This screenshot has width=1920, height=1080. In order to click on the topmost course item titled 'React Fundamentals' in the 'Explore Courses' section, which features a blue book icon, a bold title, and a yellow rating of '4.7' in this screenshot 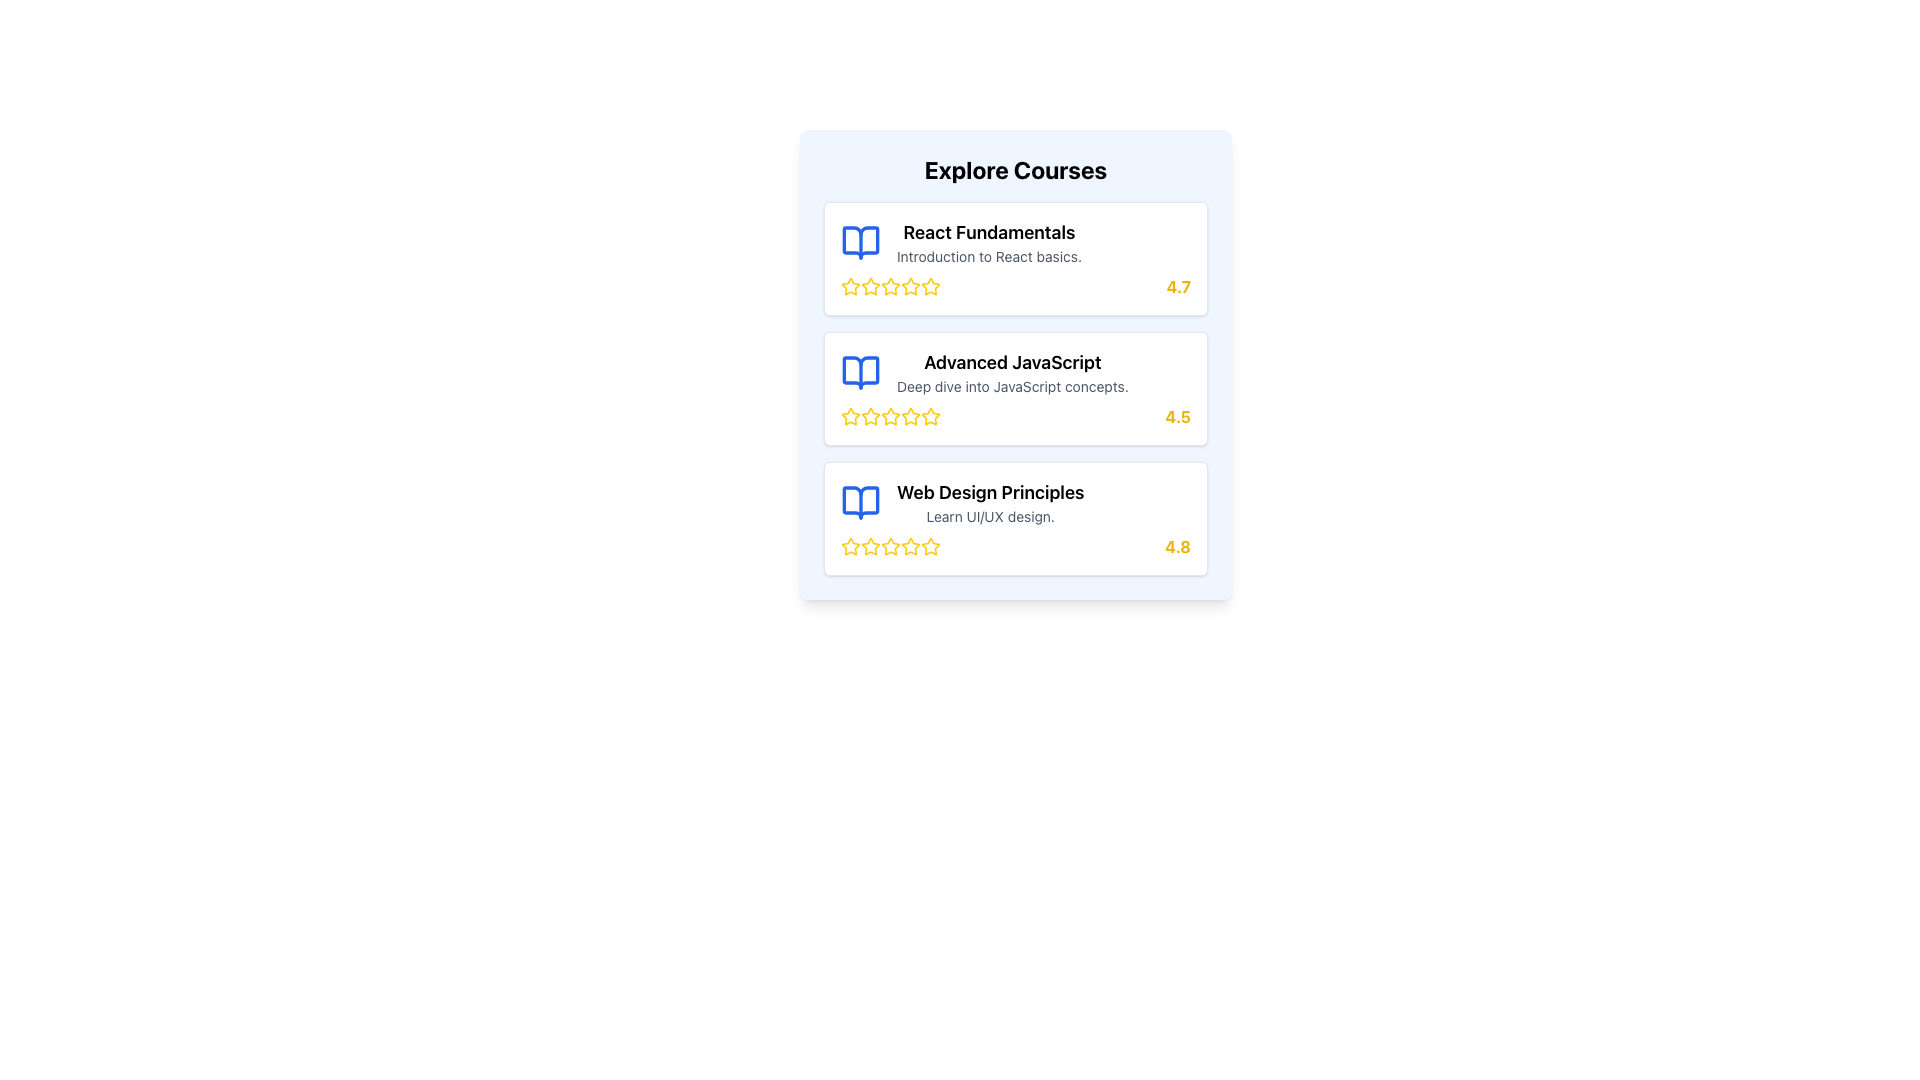, I will do `click(1016, 257)`.